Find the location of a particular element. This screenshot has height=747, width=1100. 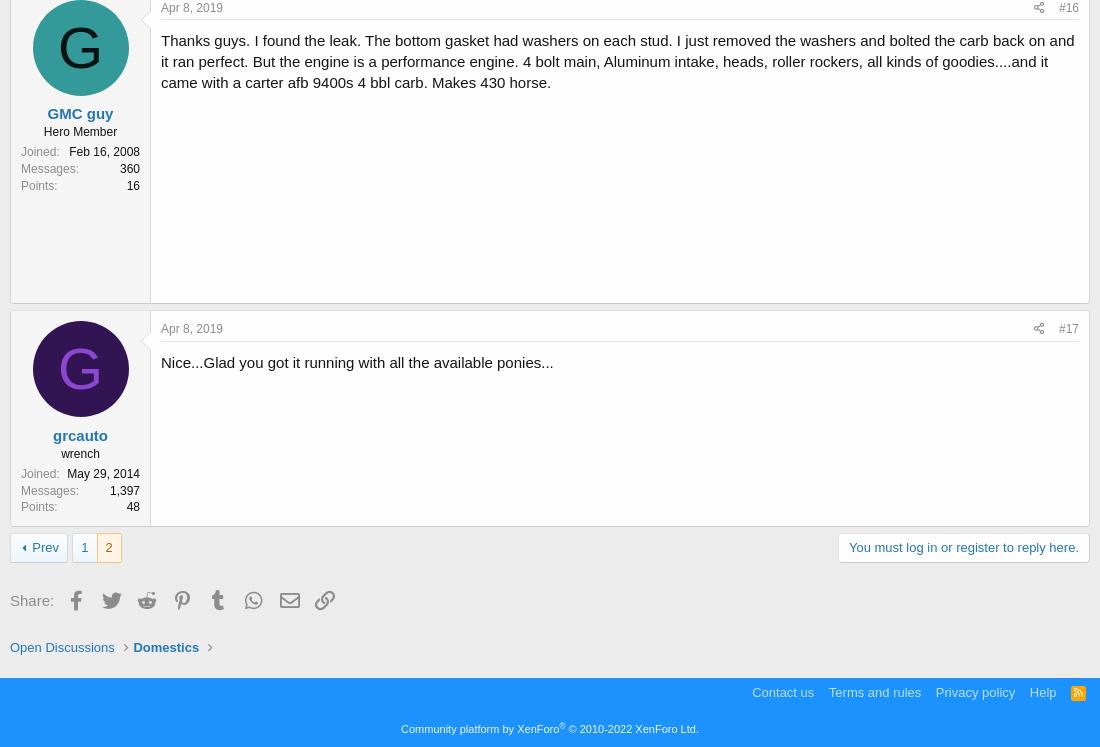

'Share:' is located at coordinates (31, 600).